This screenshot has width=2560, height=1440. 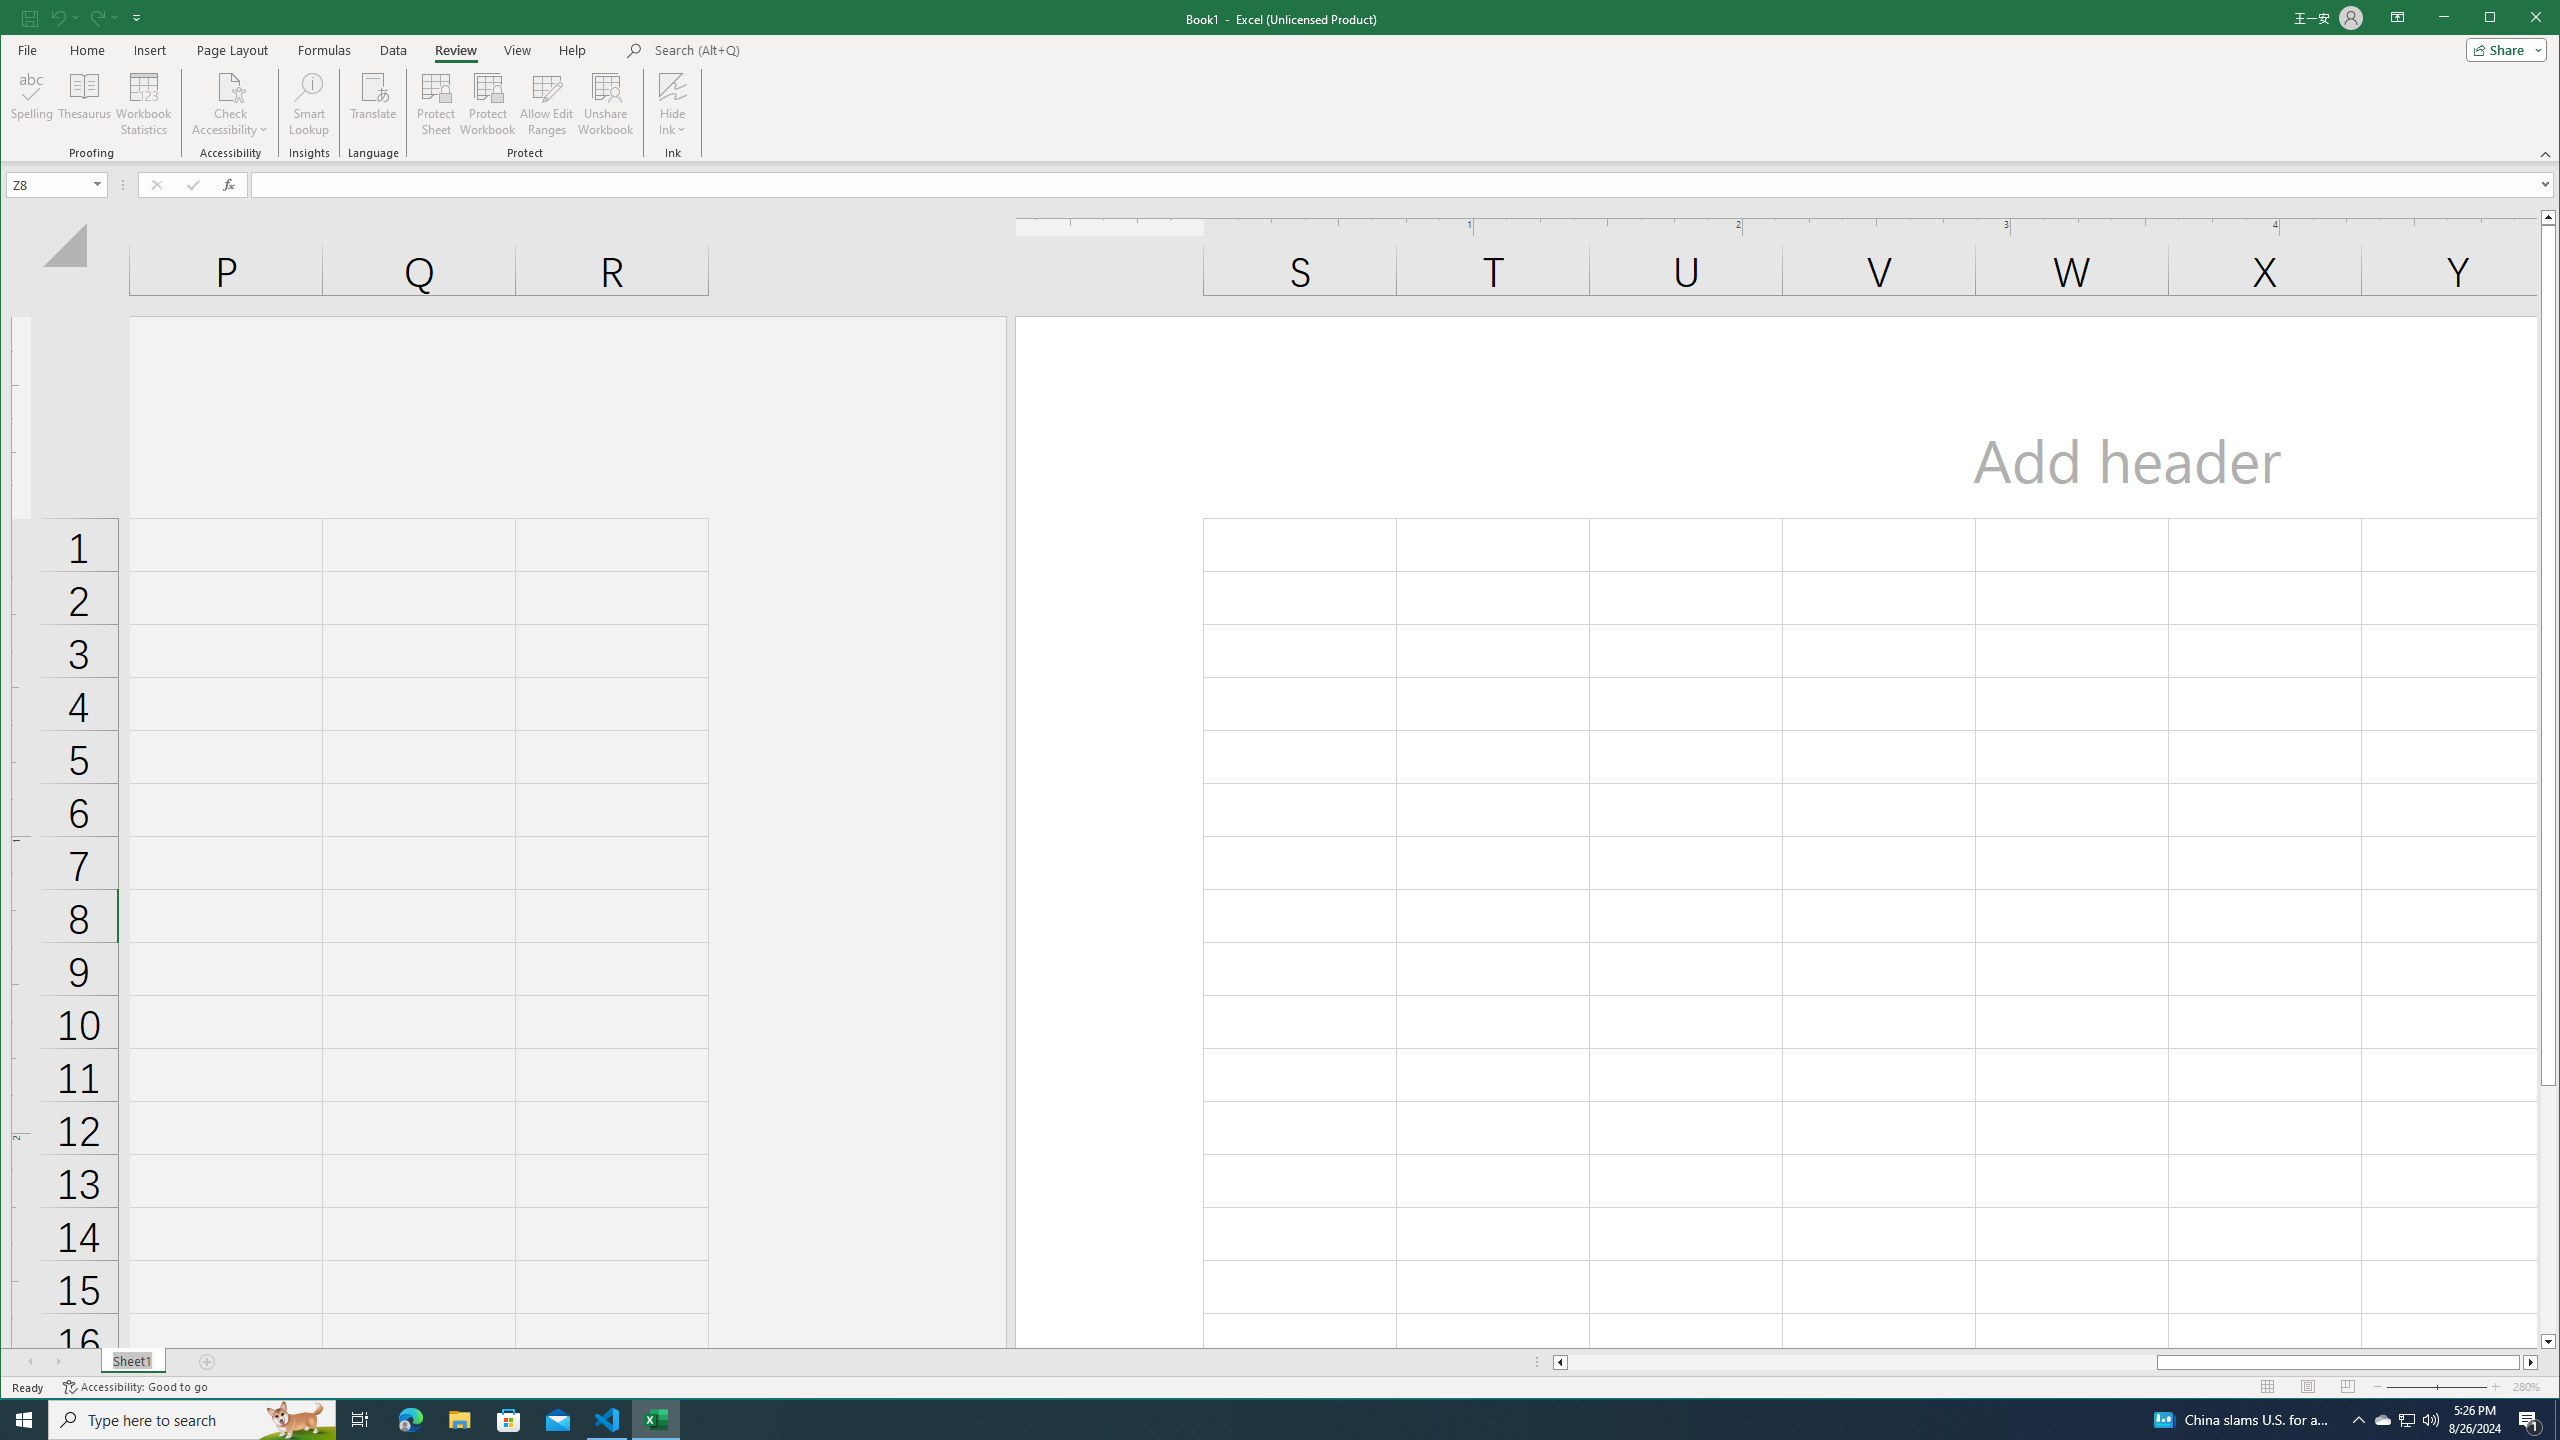 What do you see at coordinates (792, 49) in the screenshot?
I see `'Microsoft search'` at bounding box center [792, 49].